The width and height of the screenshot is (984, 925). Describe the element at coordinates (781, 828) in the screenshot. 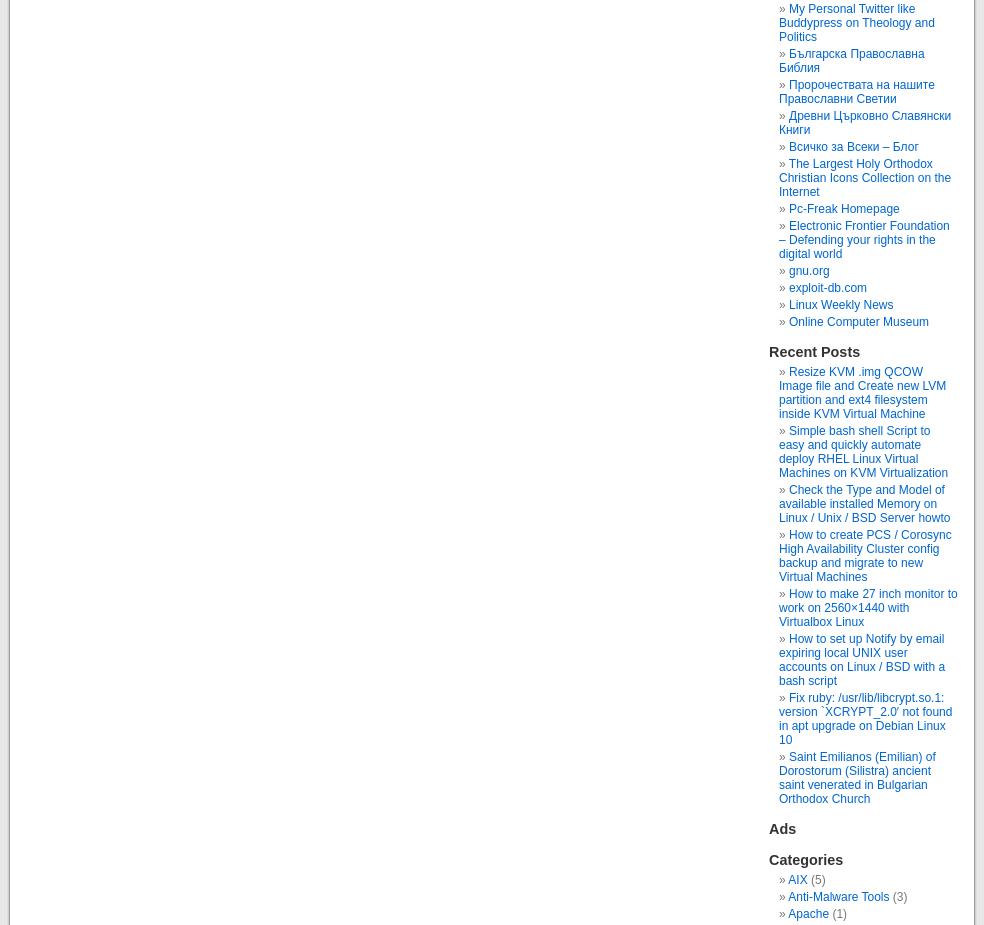

I see `'Ads'` at that location.